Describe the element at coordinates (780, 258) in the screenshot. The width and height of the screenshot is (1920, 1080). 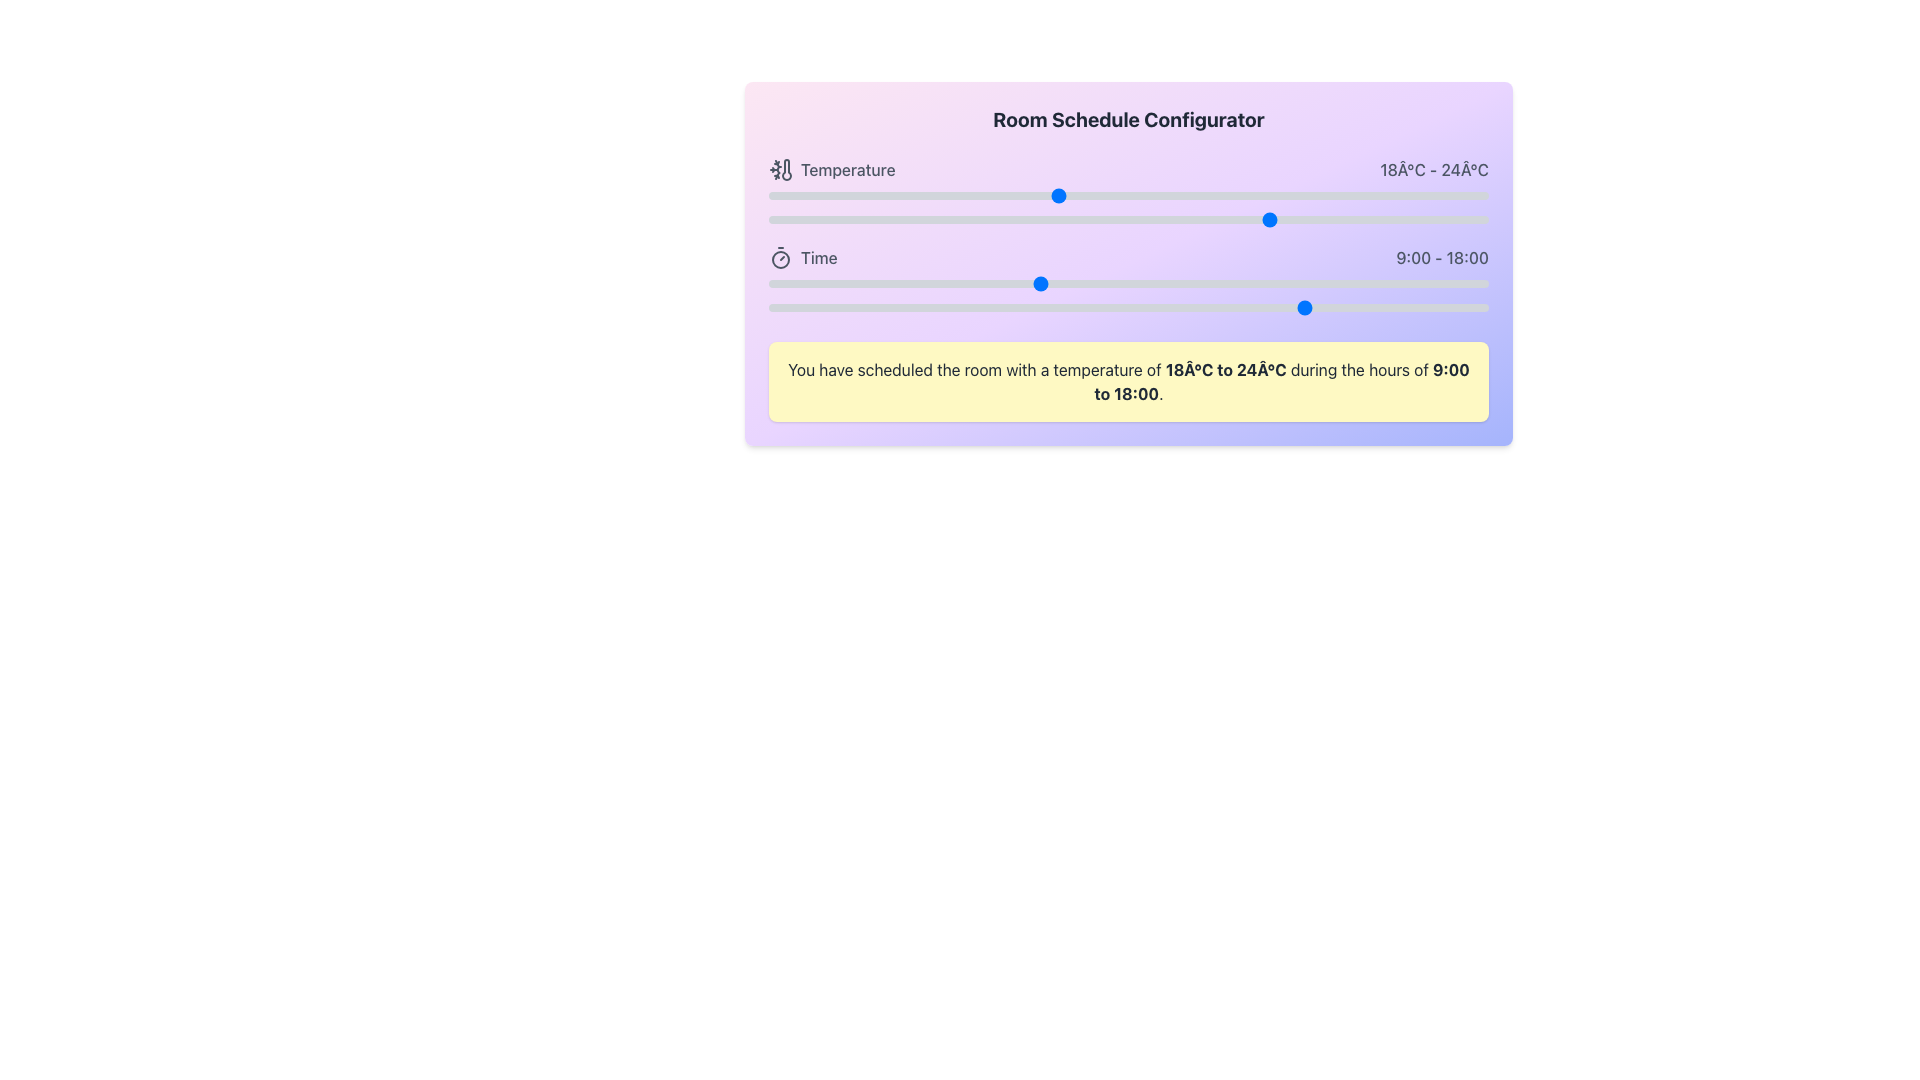
I see `the circular shape of the stopwatch icon located to the left of the 'Time' label in the configuration interface` at that location.